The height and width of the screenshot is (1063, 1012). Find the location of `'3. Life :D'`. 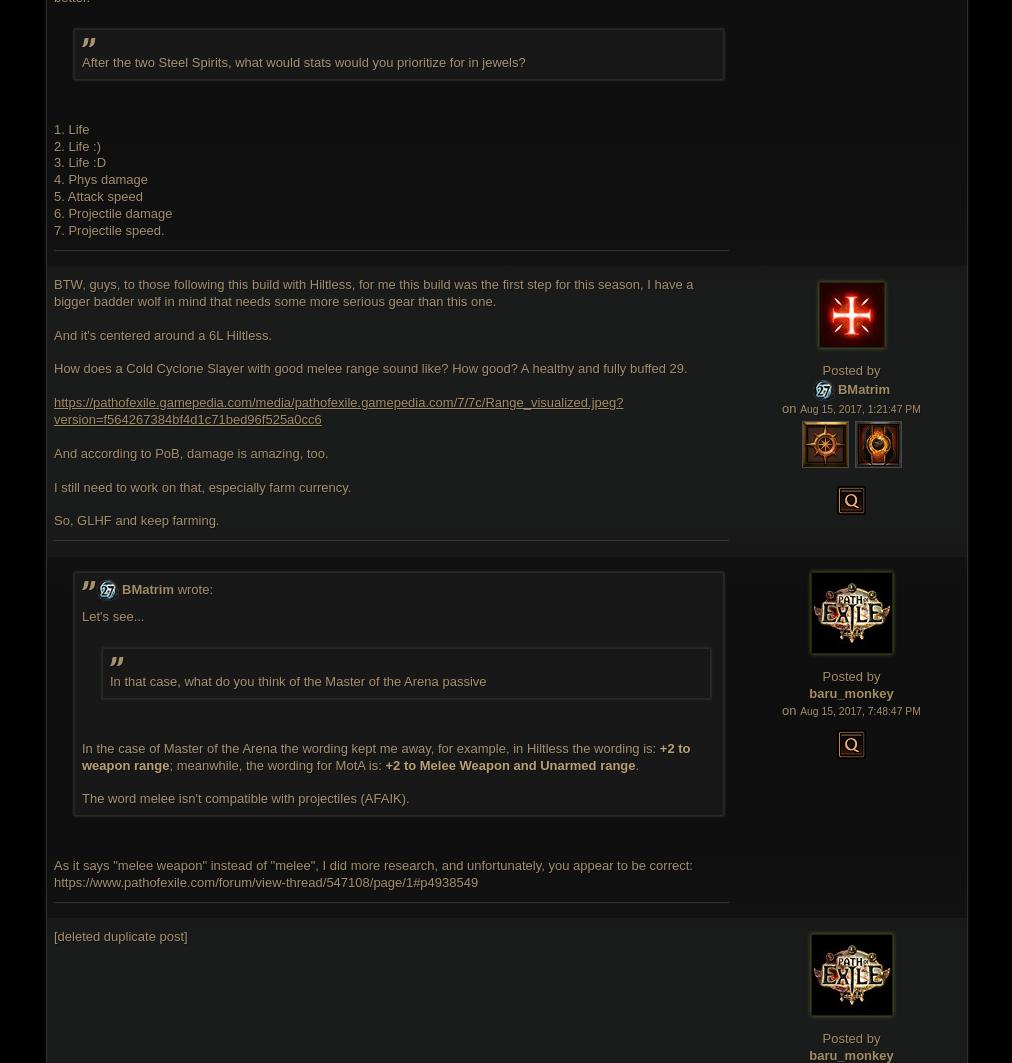

'3. Life :D' is located at coordinates (79, 162).